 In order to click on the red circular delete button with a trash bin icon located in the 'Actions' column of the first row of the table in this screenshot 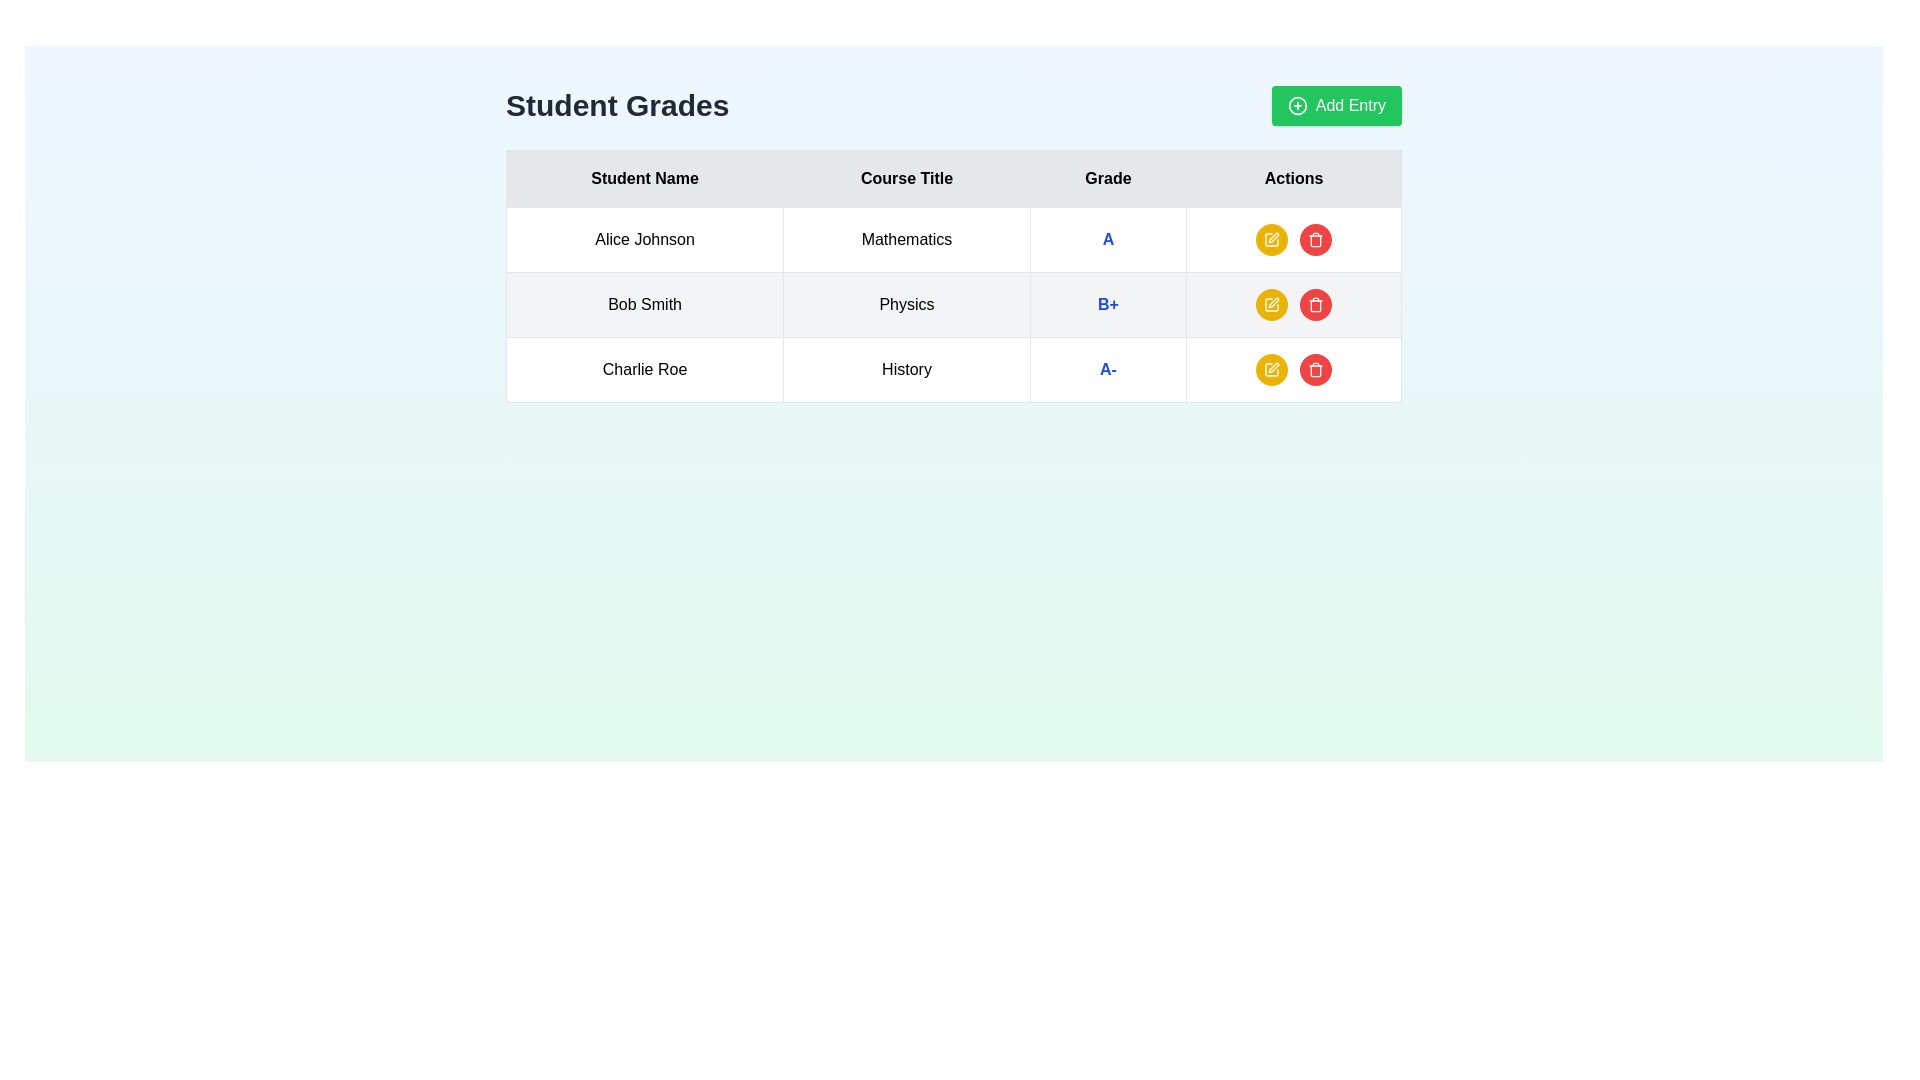, I will do `click(1315, 238)`.